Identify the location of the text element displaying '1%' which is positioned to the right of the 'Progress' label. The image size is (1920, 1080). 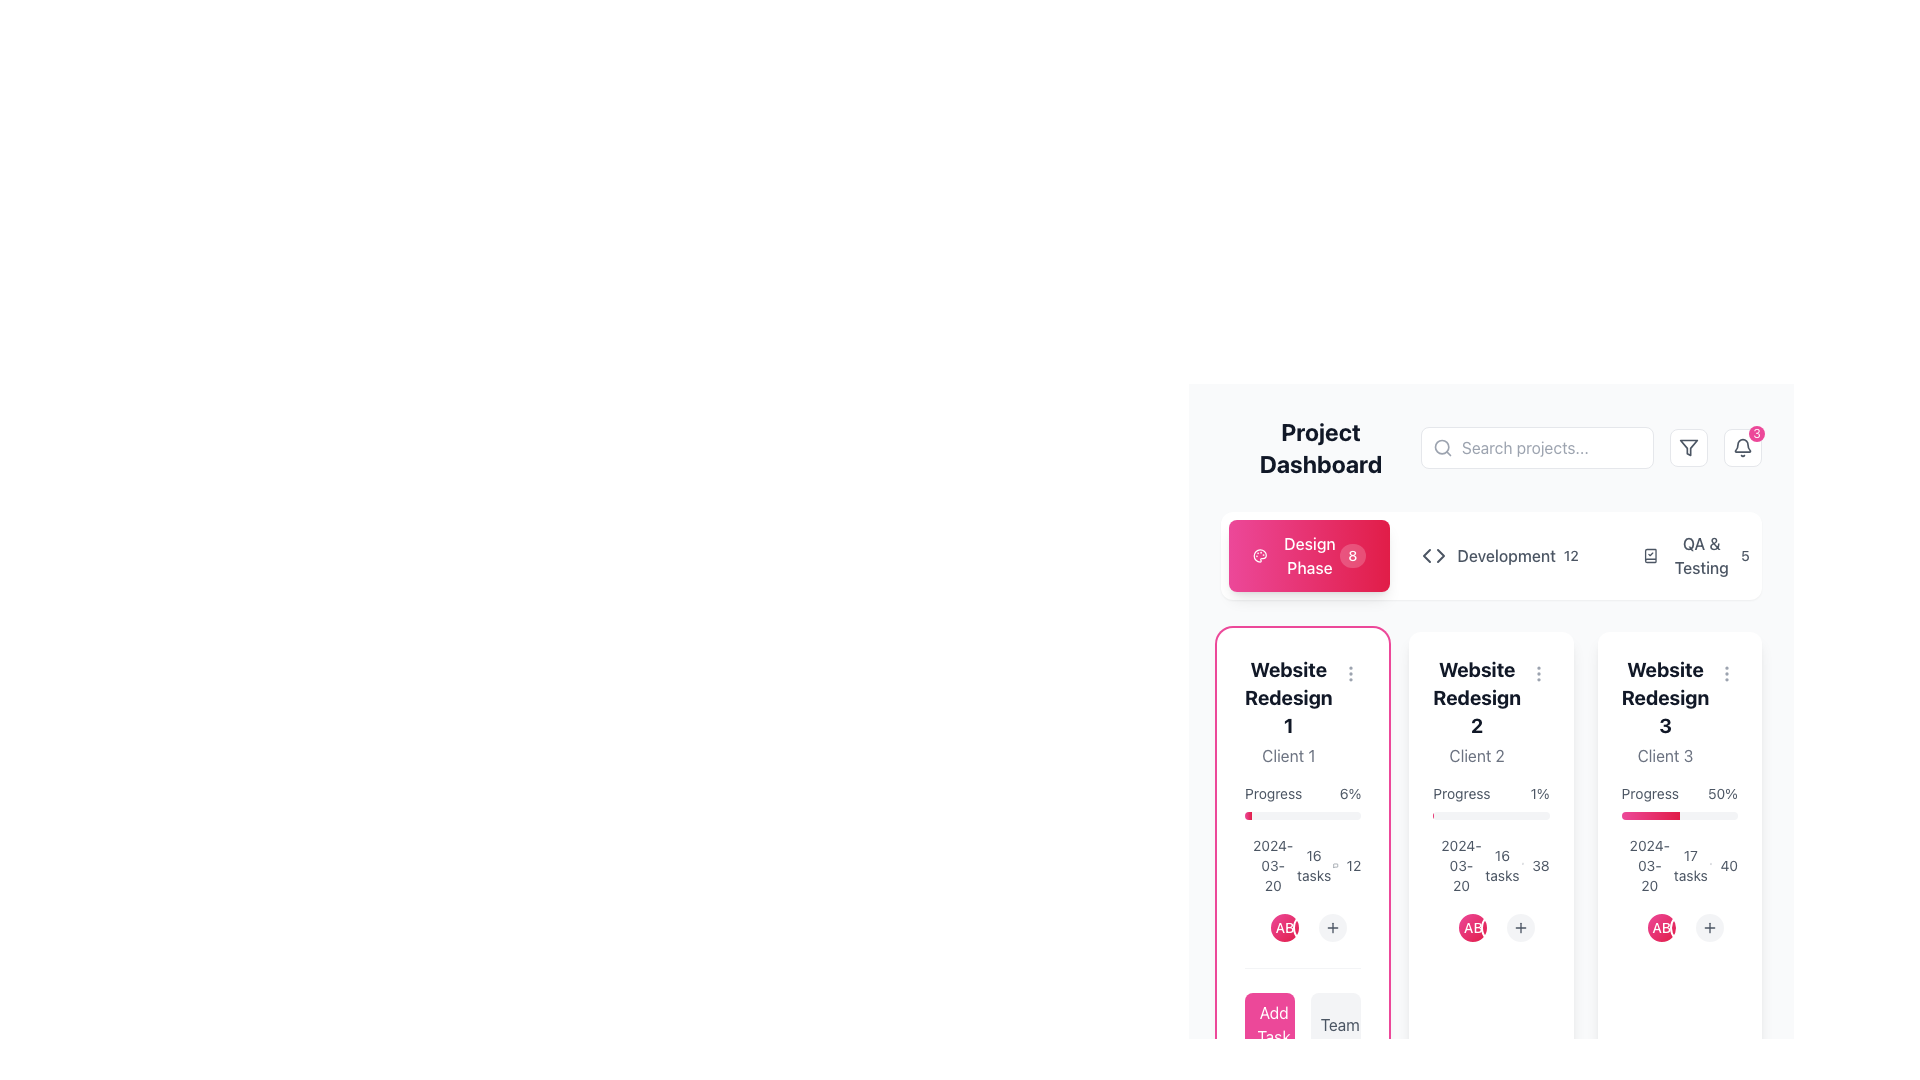
(1539, 793).